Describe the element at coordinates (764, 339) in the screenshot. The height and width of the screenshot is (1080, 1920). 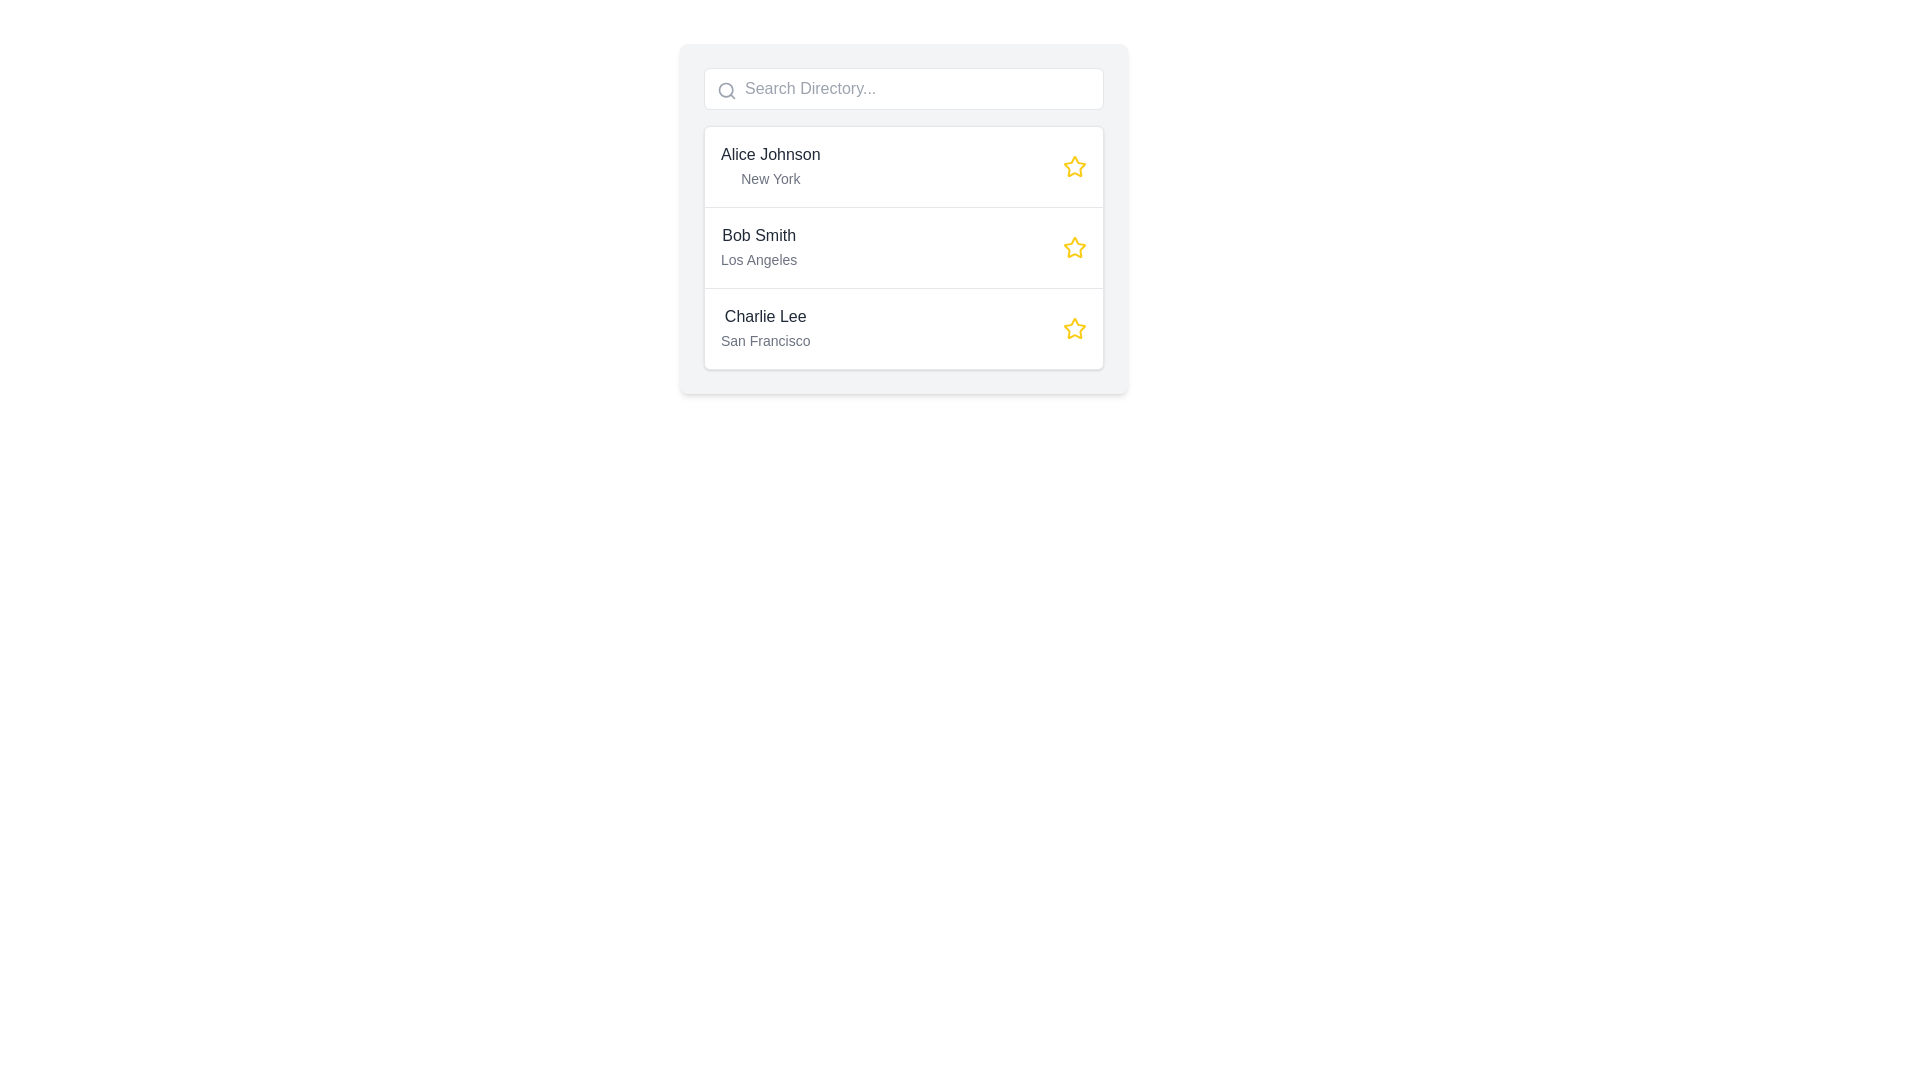
I see `the text label displaying 'San Francisco' in light gray font, located beneath 'Charlie Lee' in the directory listing` at that location.